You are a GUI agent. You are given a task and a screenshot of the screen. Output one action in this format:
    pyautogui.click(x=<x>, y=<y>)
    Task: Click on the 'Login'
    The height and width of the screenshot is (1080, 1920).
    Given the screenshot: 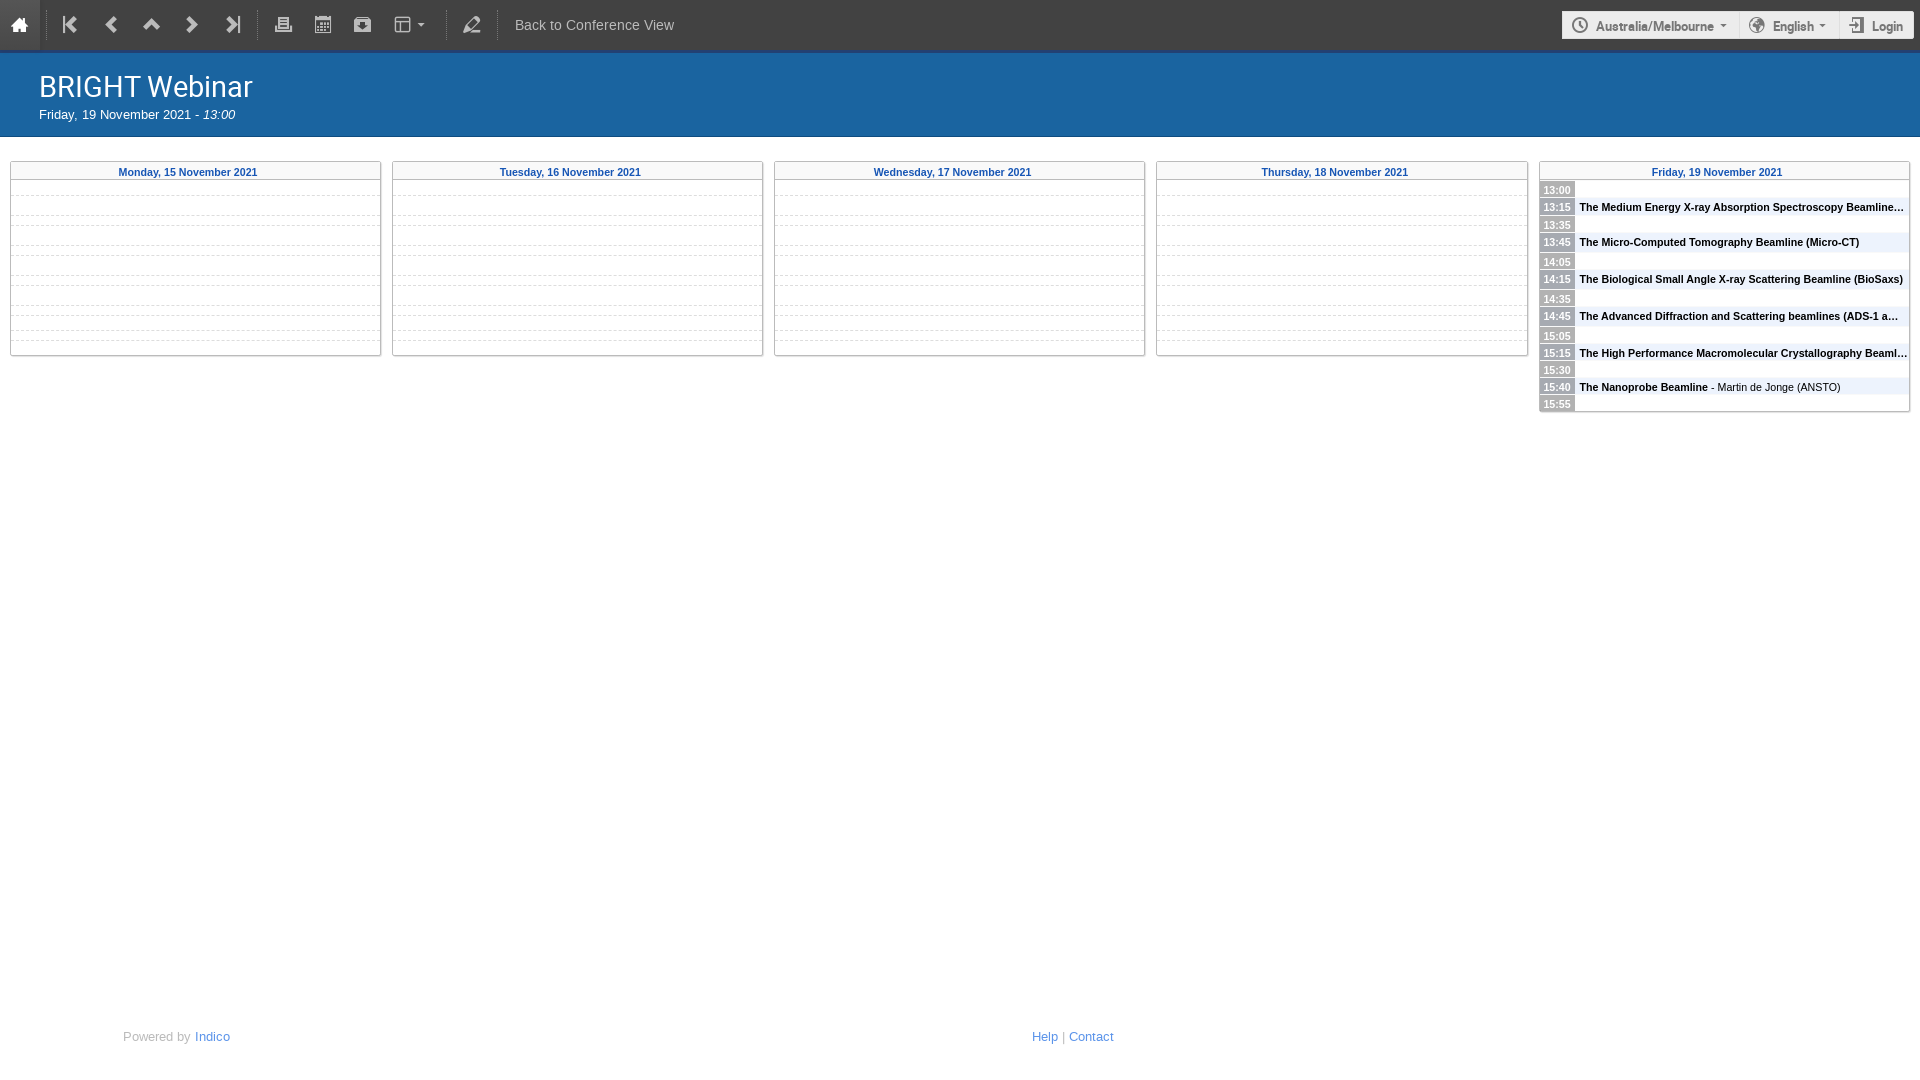 What is the action you would take?
    pyautogui.click(x=1875, y=25)
    